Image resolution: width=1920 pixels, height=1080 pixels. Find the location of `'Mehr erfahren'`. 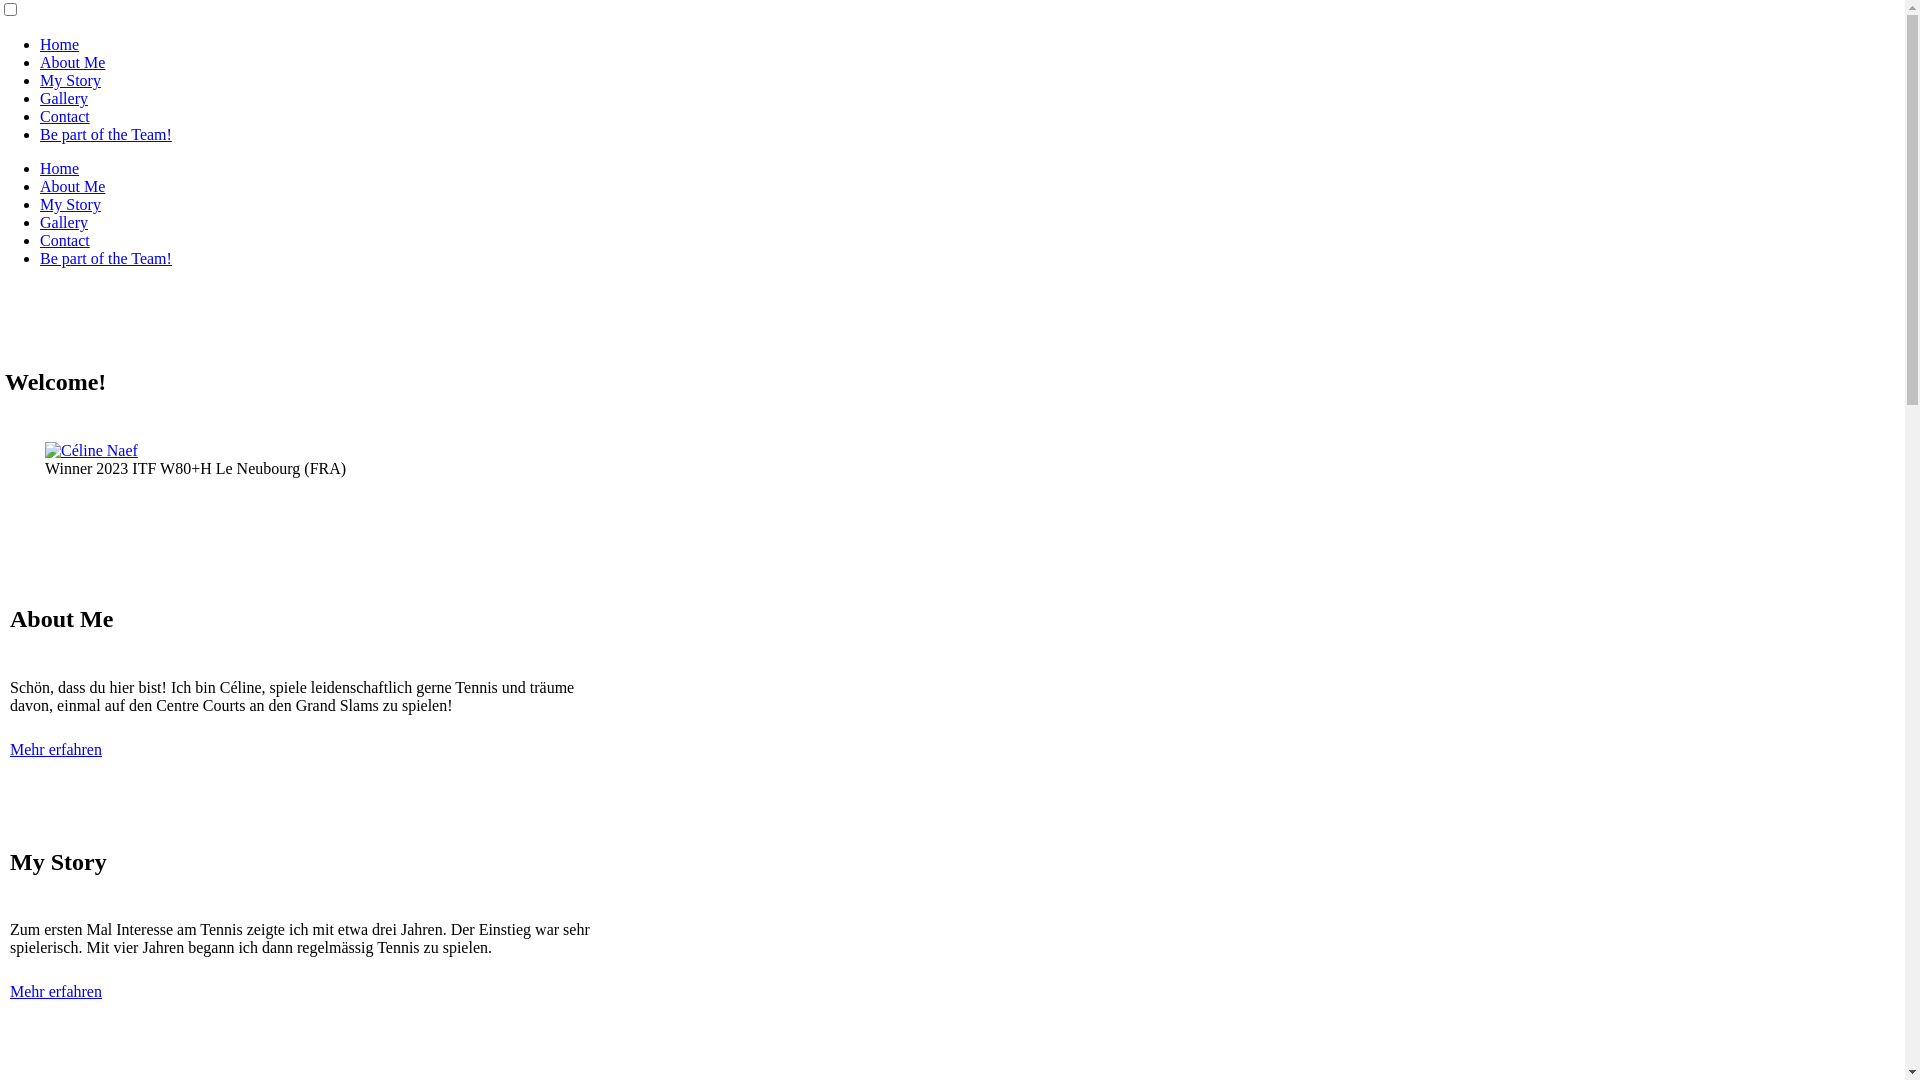

'Mehr erfahren' is located at coordinates (56, 749).